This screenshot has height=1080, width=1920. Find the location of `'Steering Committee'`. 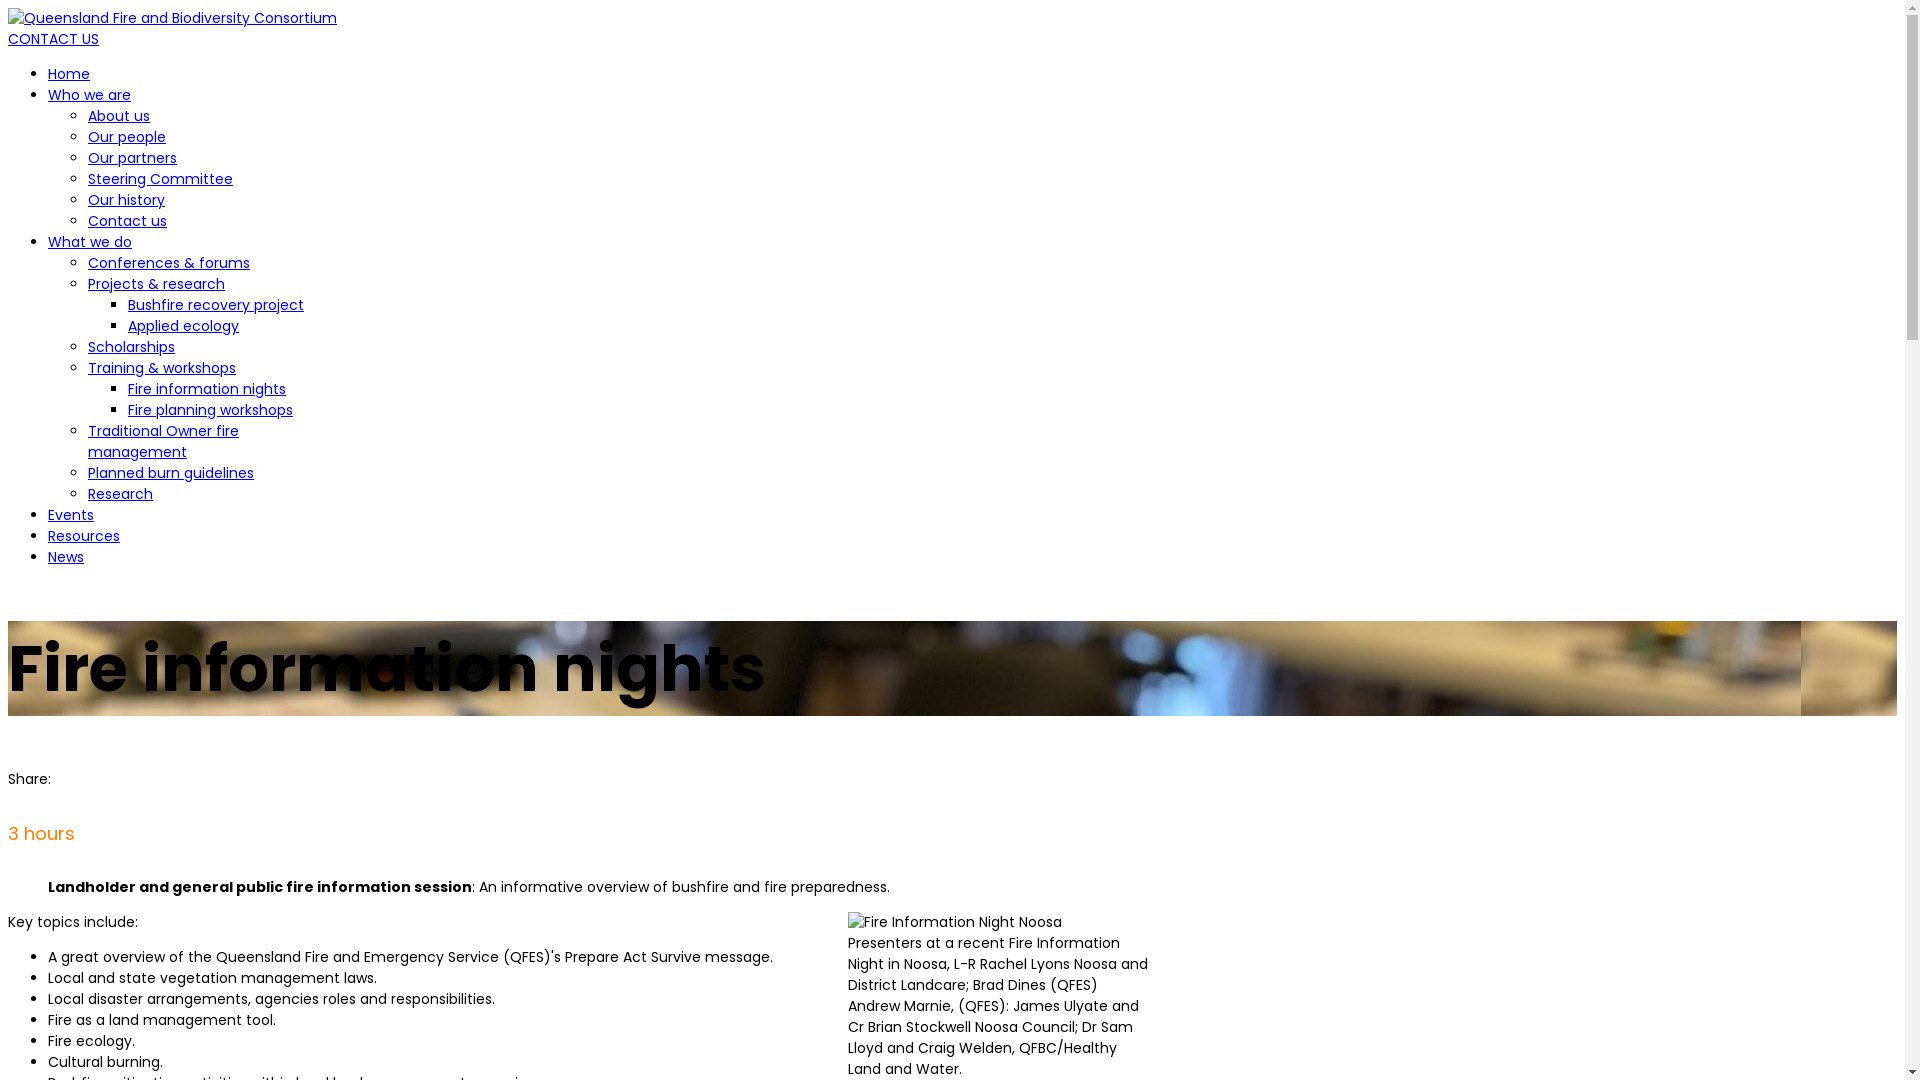

'Steering Committee' is located at coordinates (160, 177).